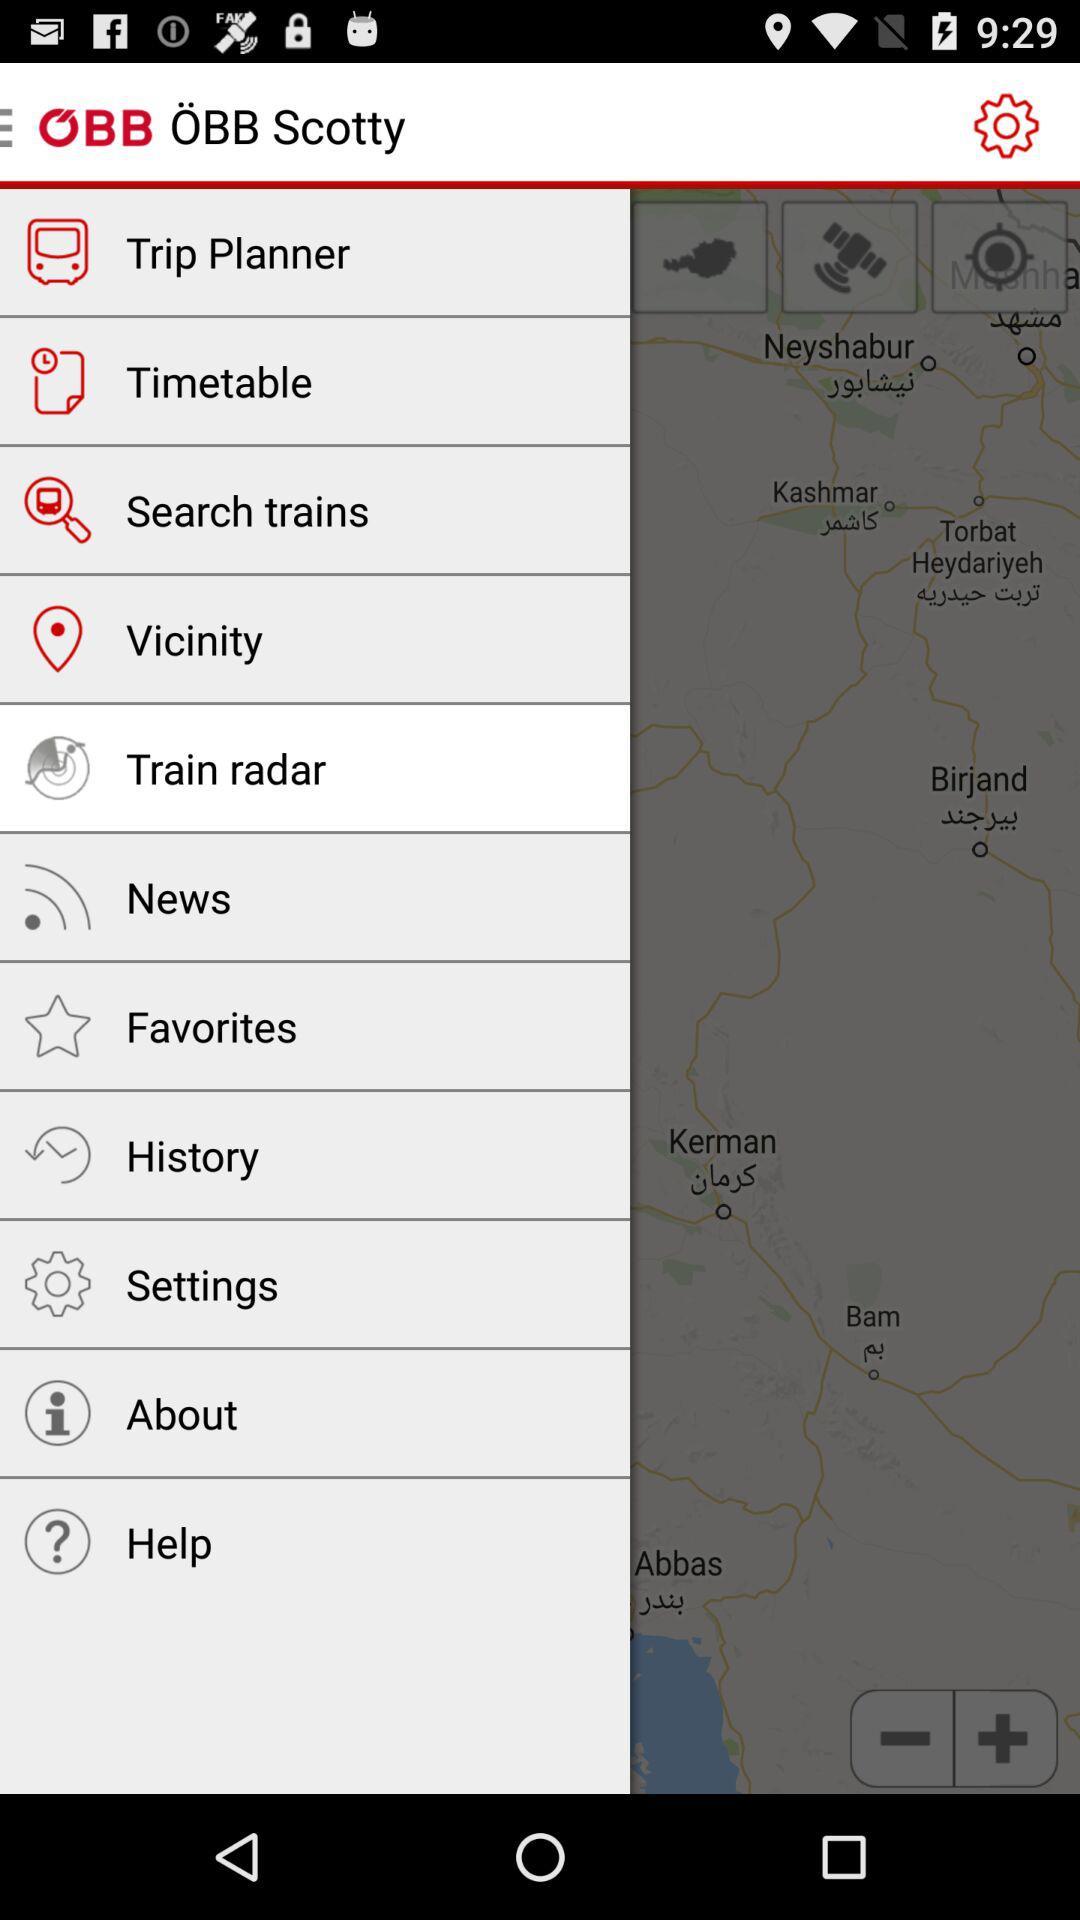  What do you see at coordinates (177, 896) in the screenshot?
I see `the news item` at bounding box center [177, 896].